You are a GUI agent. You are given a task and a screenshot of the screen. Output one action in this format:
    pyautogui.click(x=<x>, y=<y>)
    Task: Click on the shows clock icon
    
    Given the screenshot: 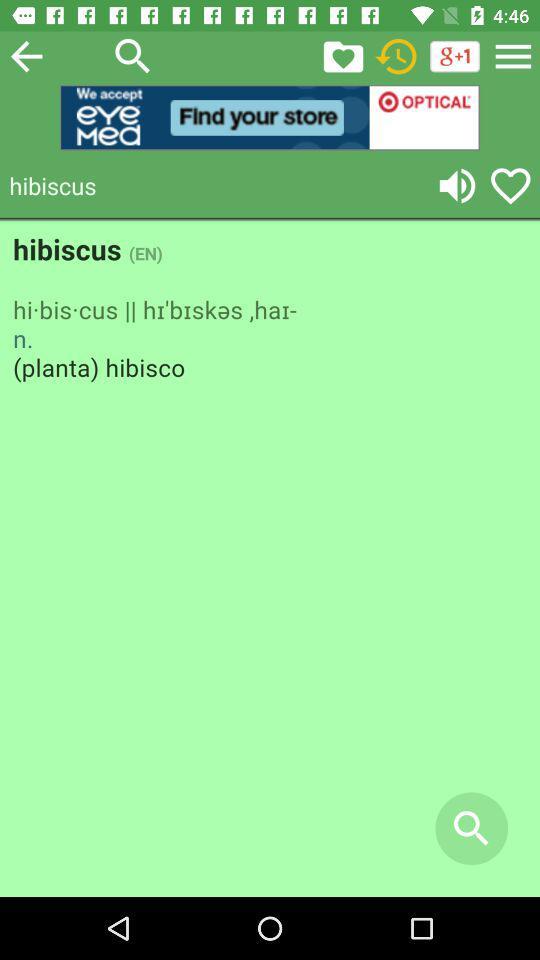 What is the action you would take?
    pyautogui.click(x=396, y=55)
    